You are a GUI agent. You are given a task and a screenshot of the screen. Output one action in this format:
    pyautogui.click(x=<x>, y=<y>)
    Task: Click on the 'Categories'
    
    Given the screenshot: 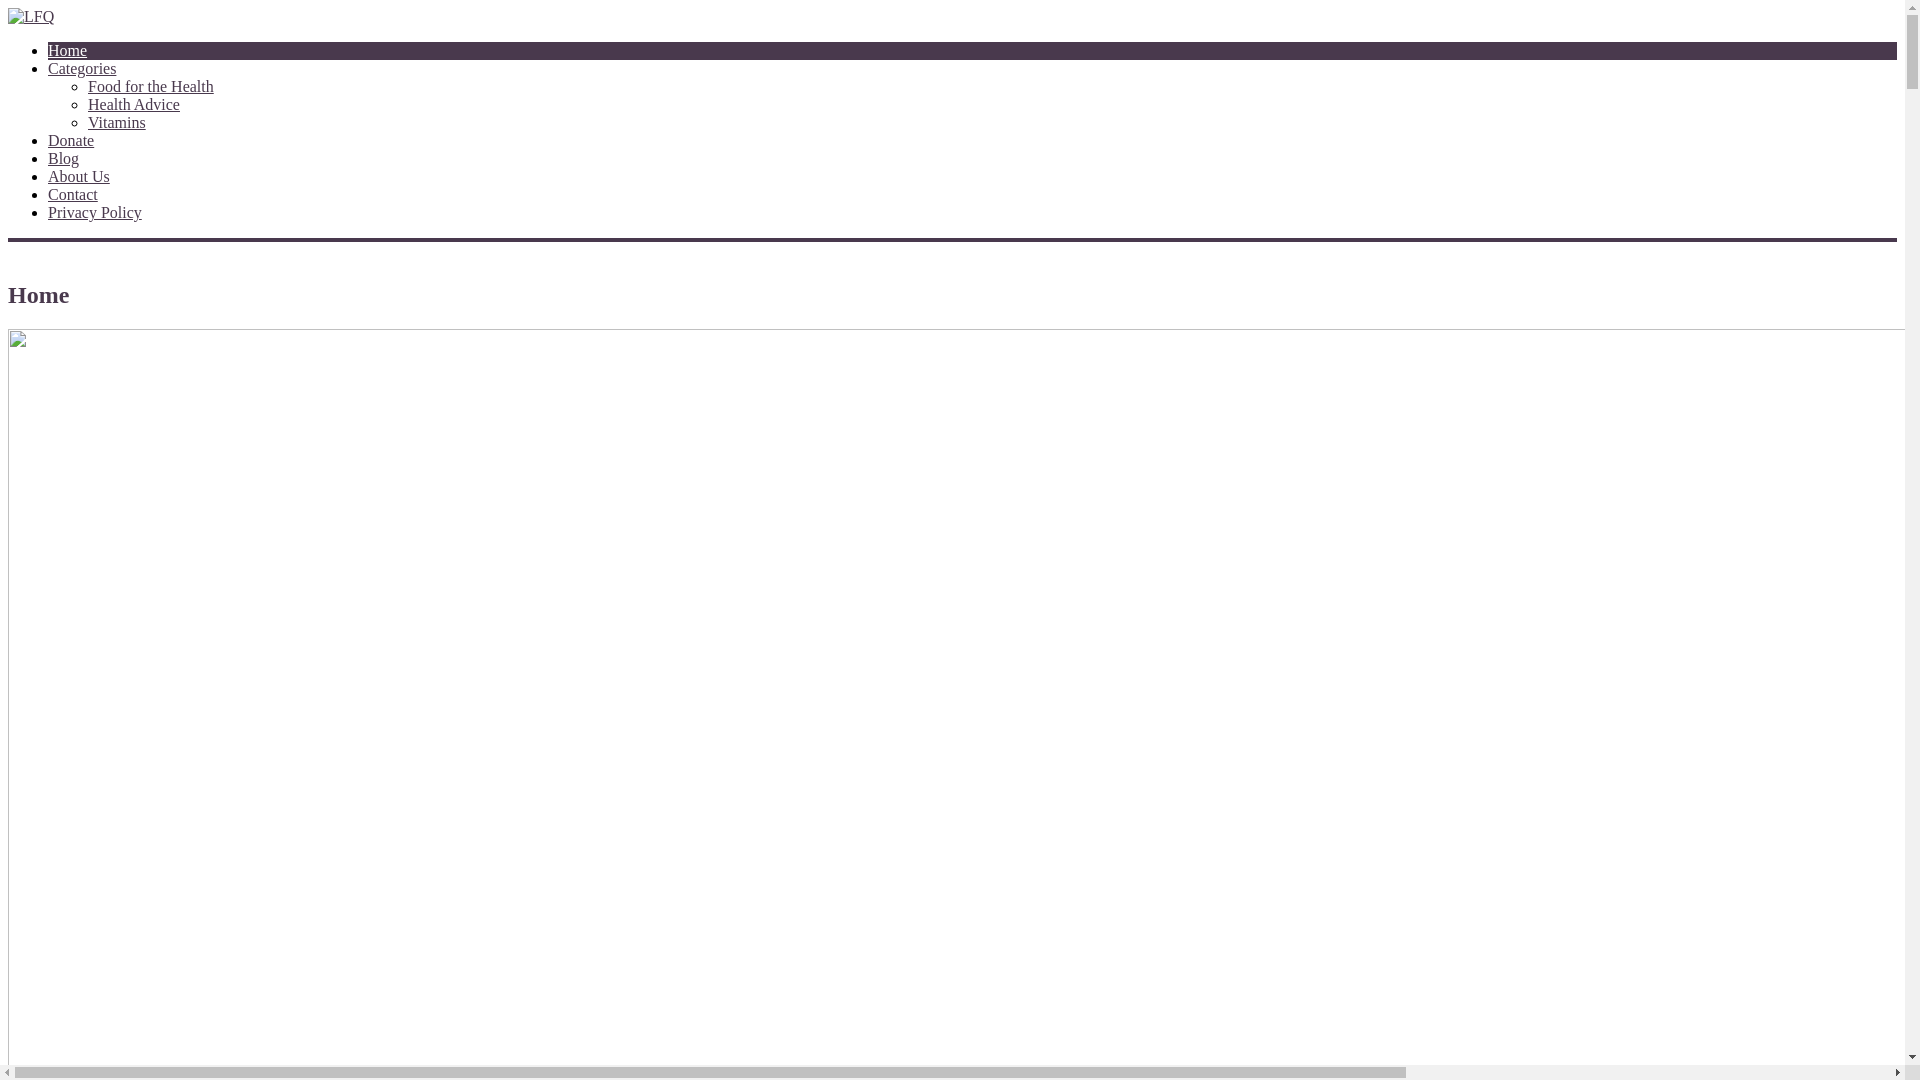 What is the action you would take?
    pyautogui.click(x=48, y=67)
    